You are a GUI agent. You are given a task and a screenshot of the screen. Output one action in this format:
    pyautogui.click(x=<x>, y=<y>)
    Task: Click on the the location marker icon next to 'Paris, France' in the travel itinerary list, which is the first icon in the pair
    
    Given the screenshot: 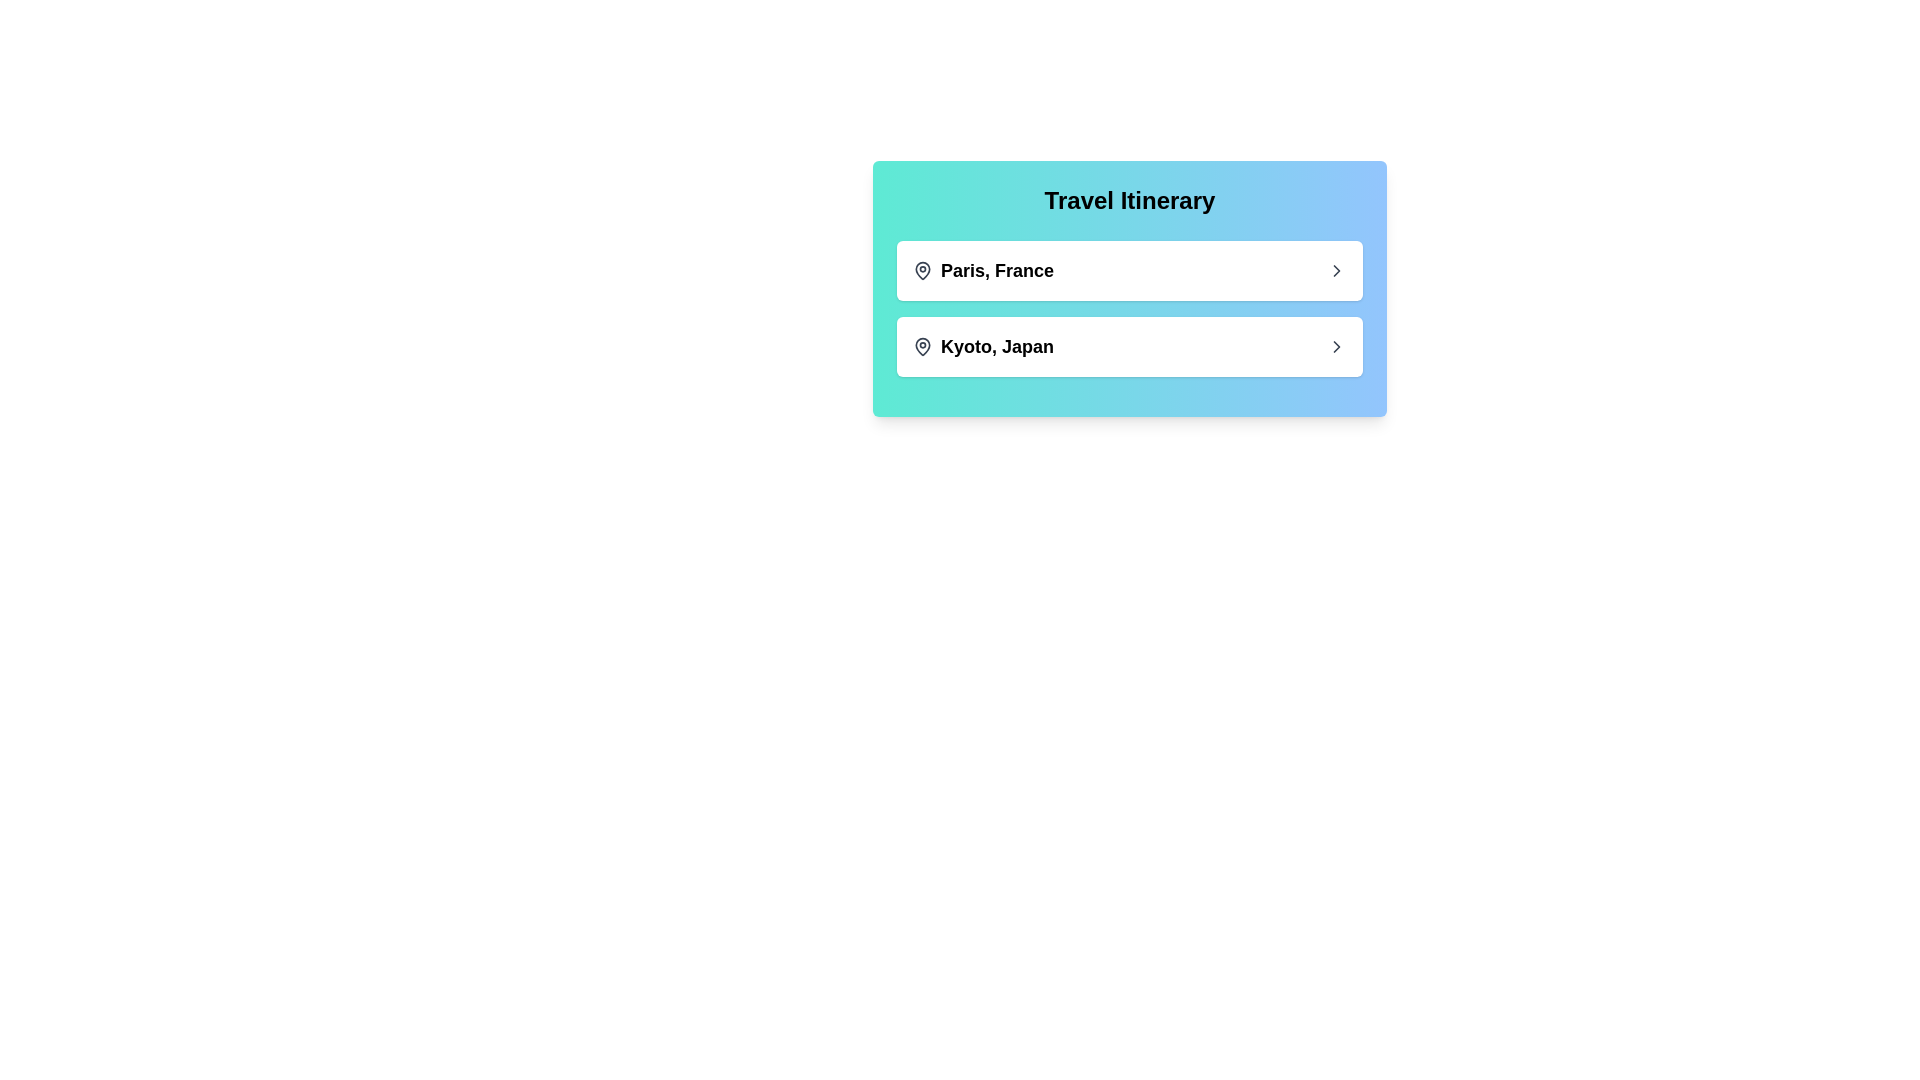 What is the action you would take?
    pyautogui.click(x=921, y=270)
    